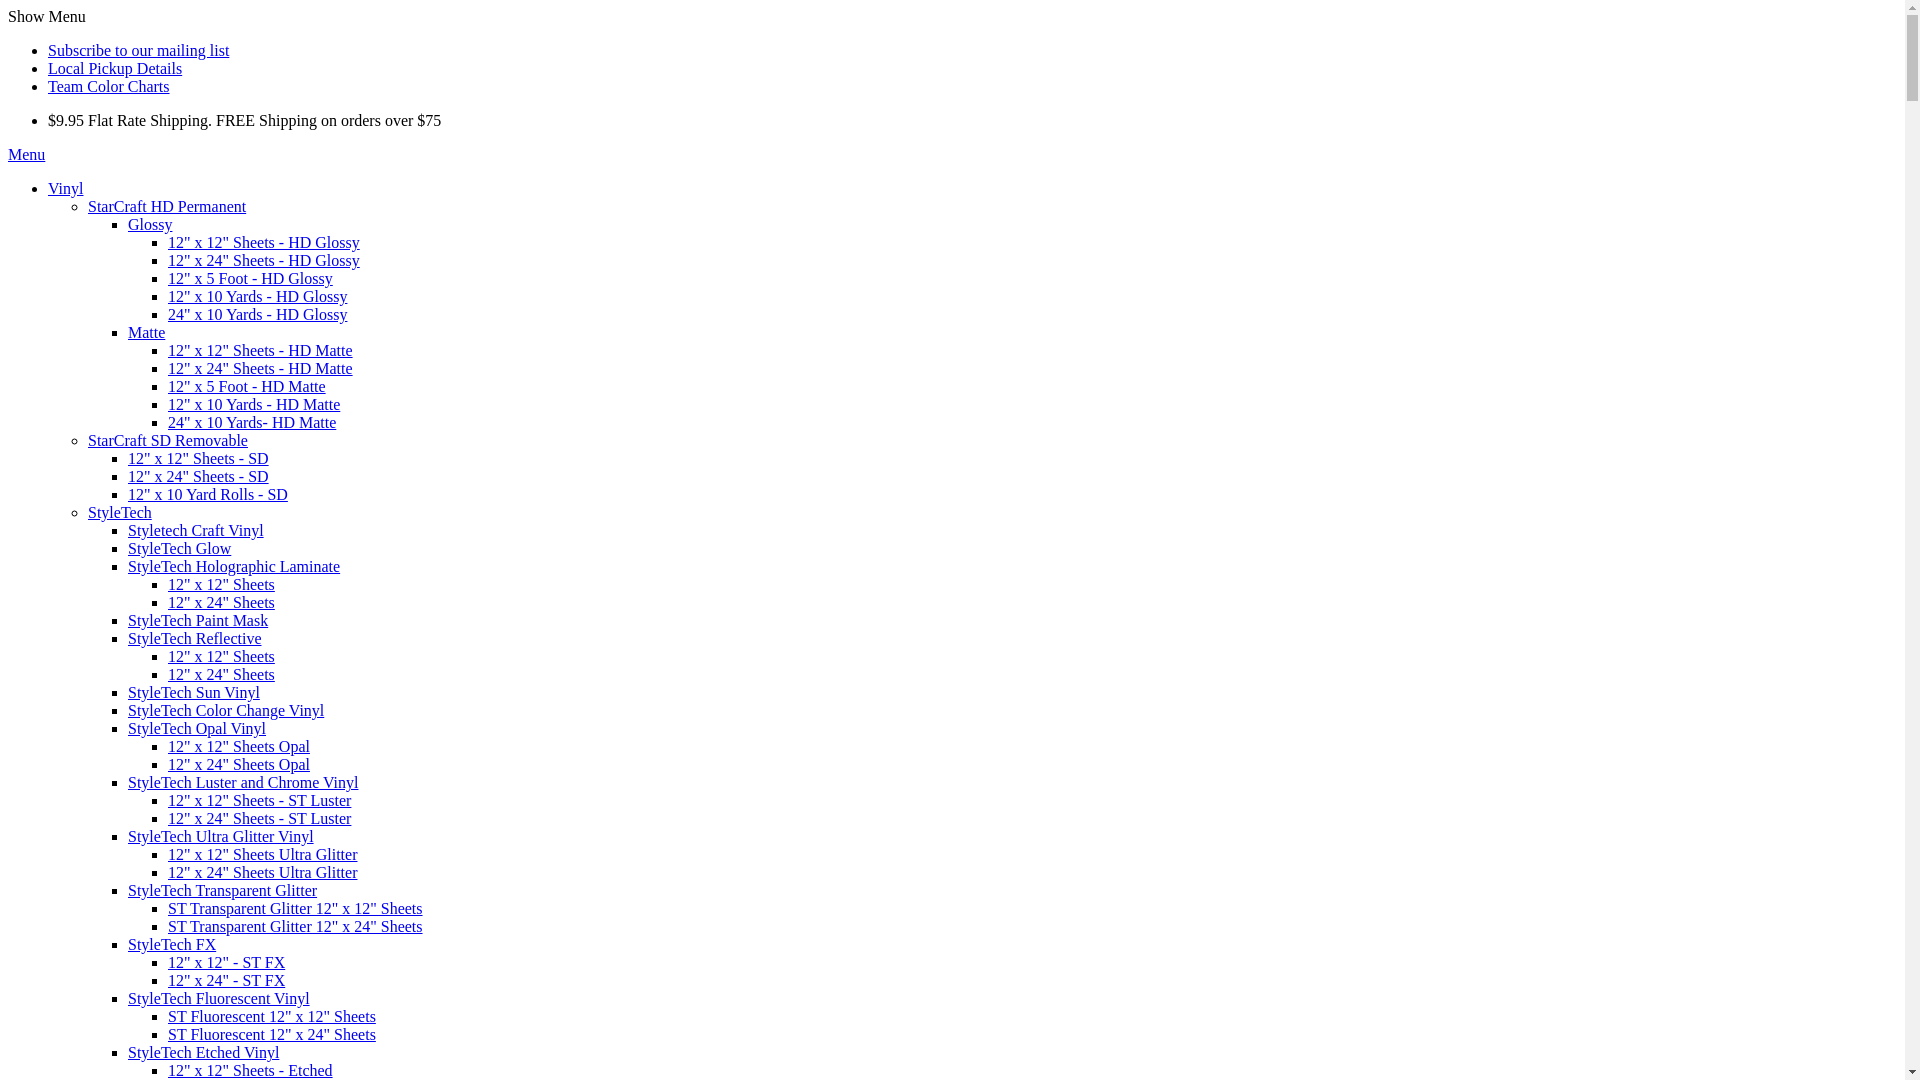 This screenshot has width=1920, height=1080. I want to click on 'Subscribe to our mailing list', so click(137, 49).